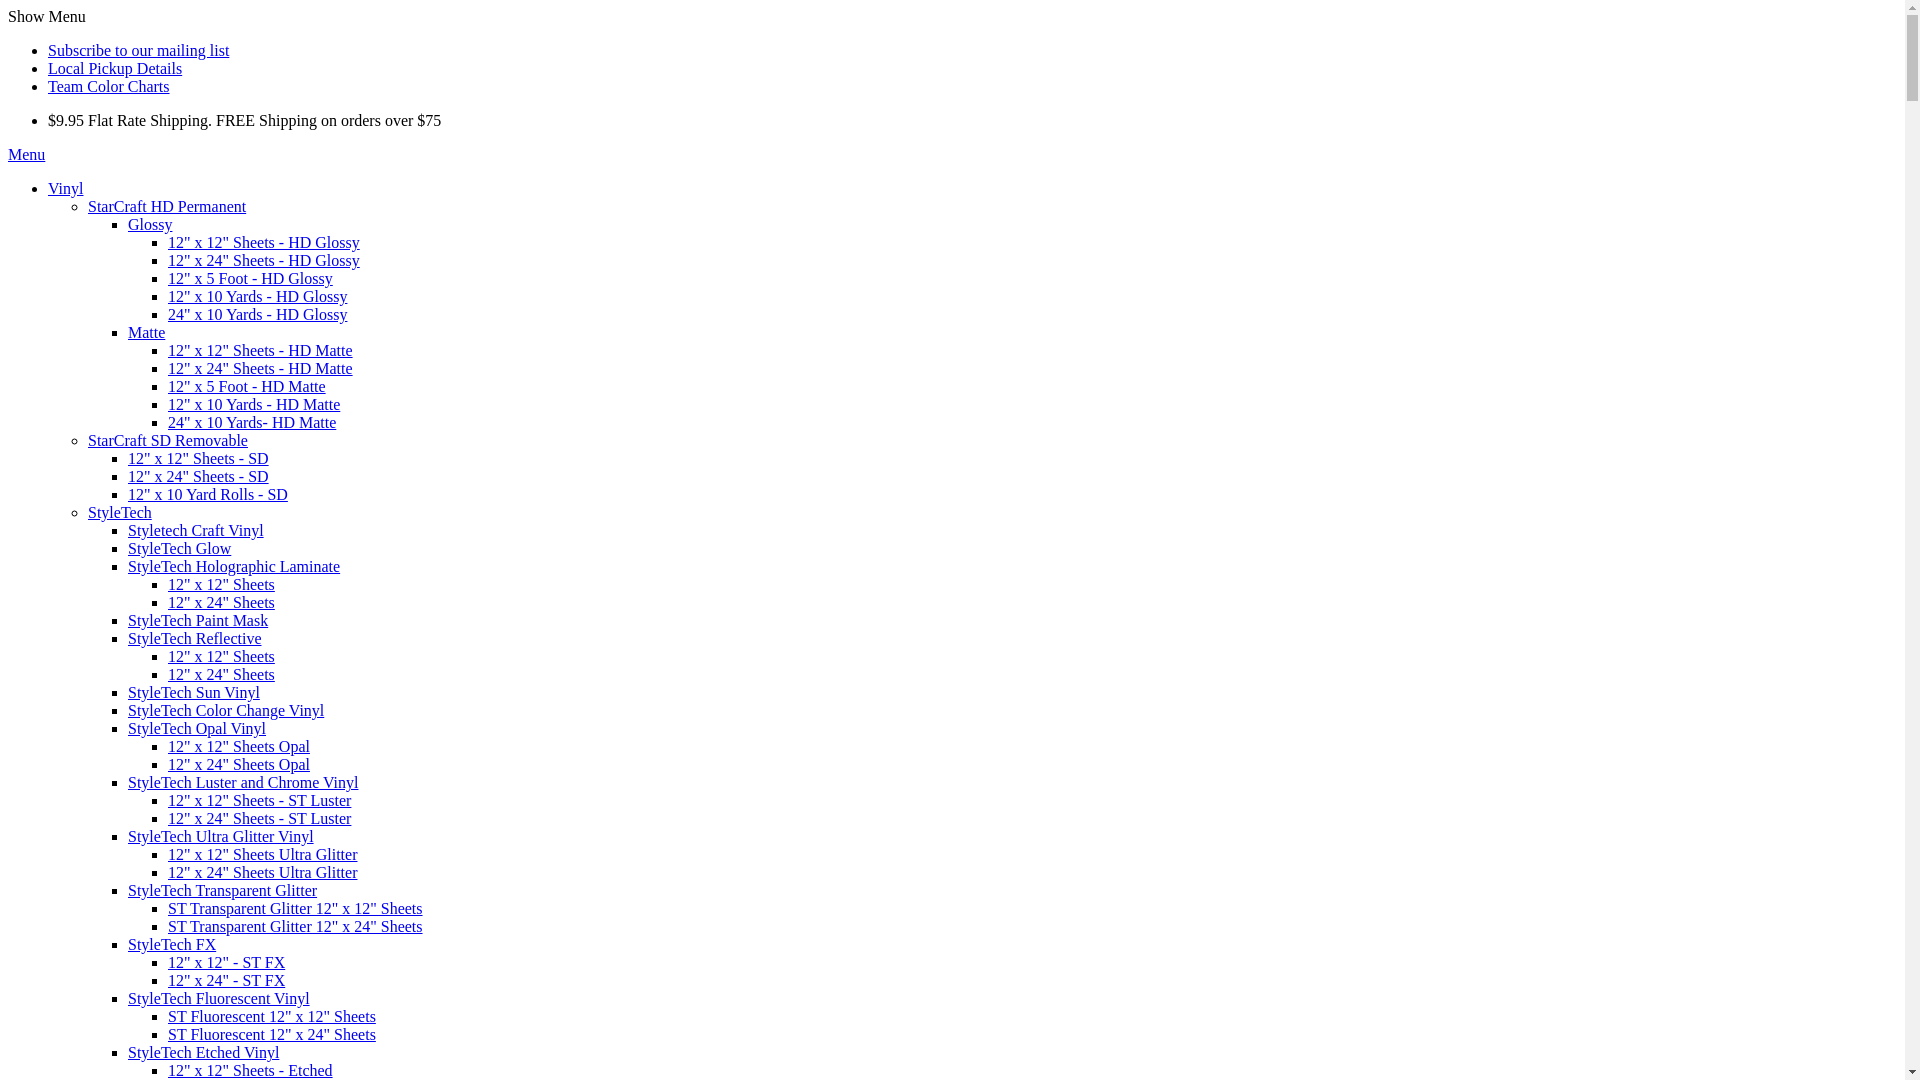 This screenshot has width=1920, height=1080. I want to click on 'Subscribe to our mailing list', so click(137, 49).